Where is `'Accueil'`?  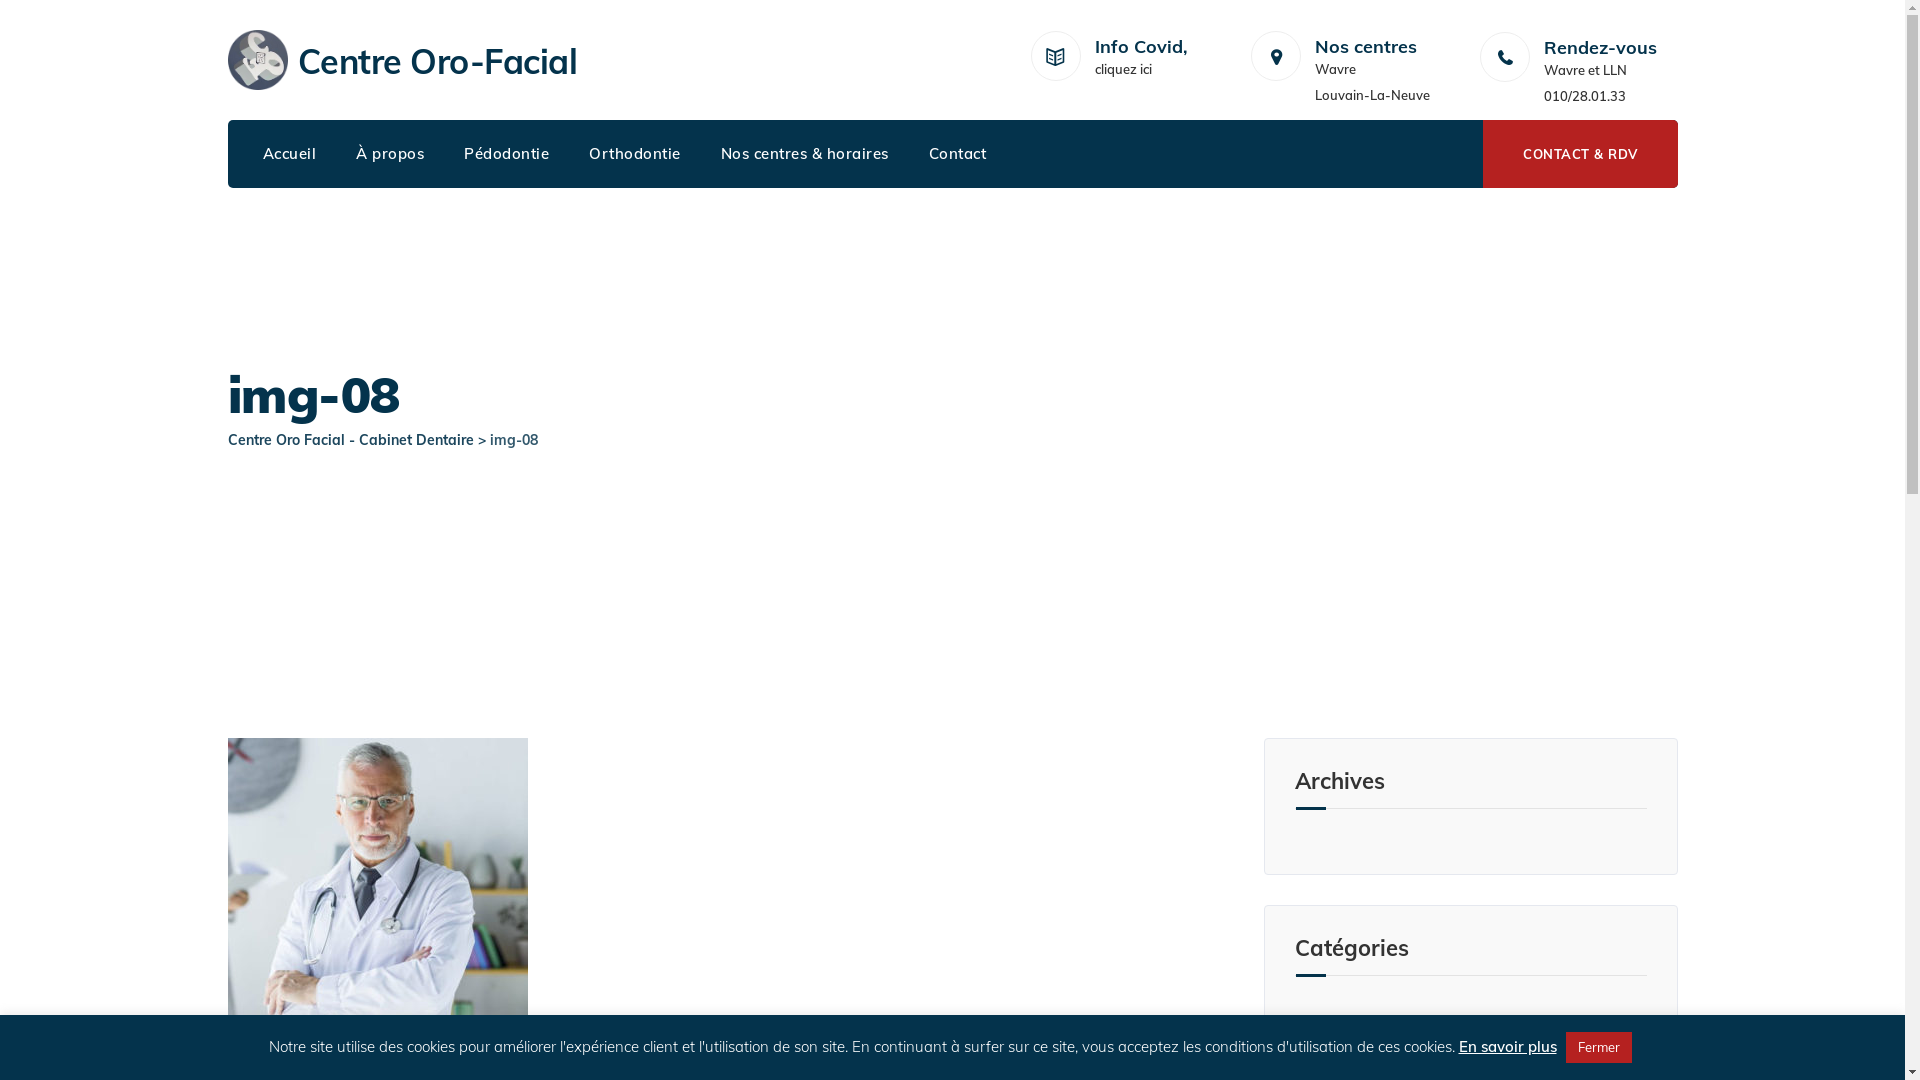
'Accueil' is located at coordinates (287, 153).